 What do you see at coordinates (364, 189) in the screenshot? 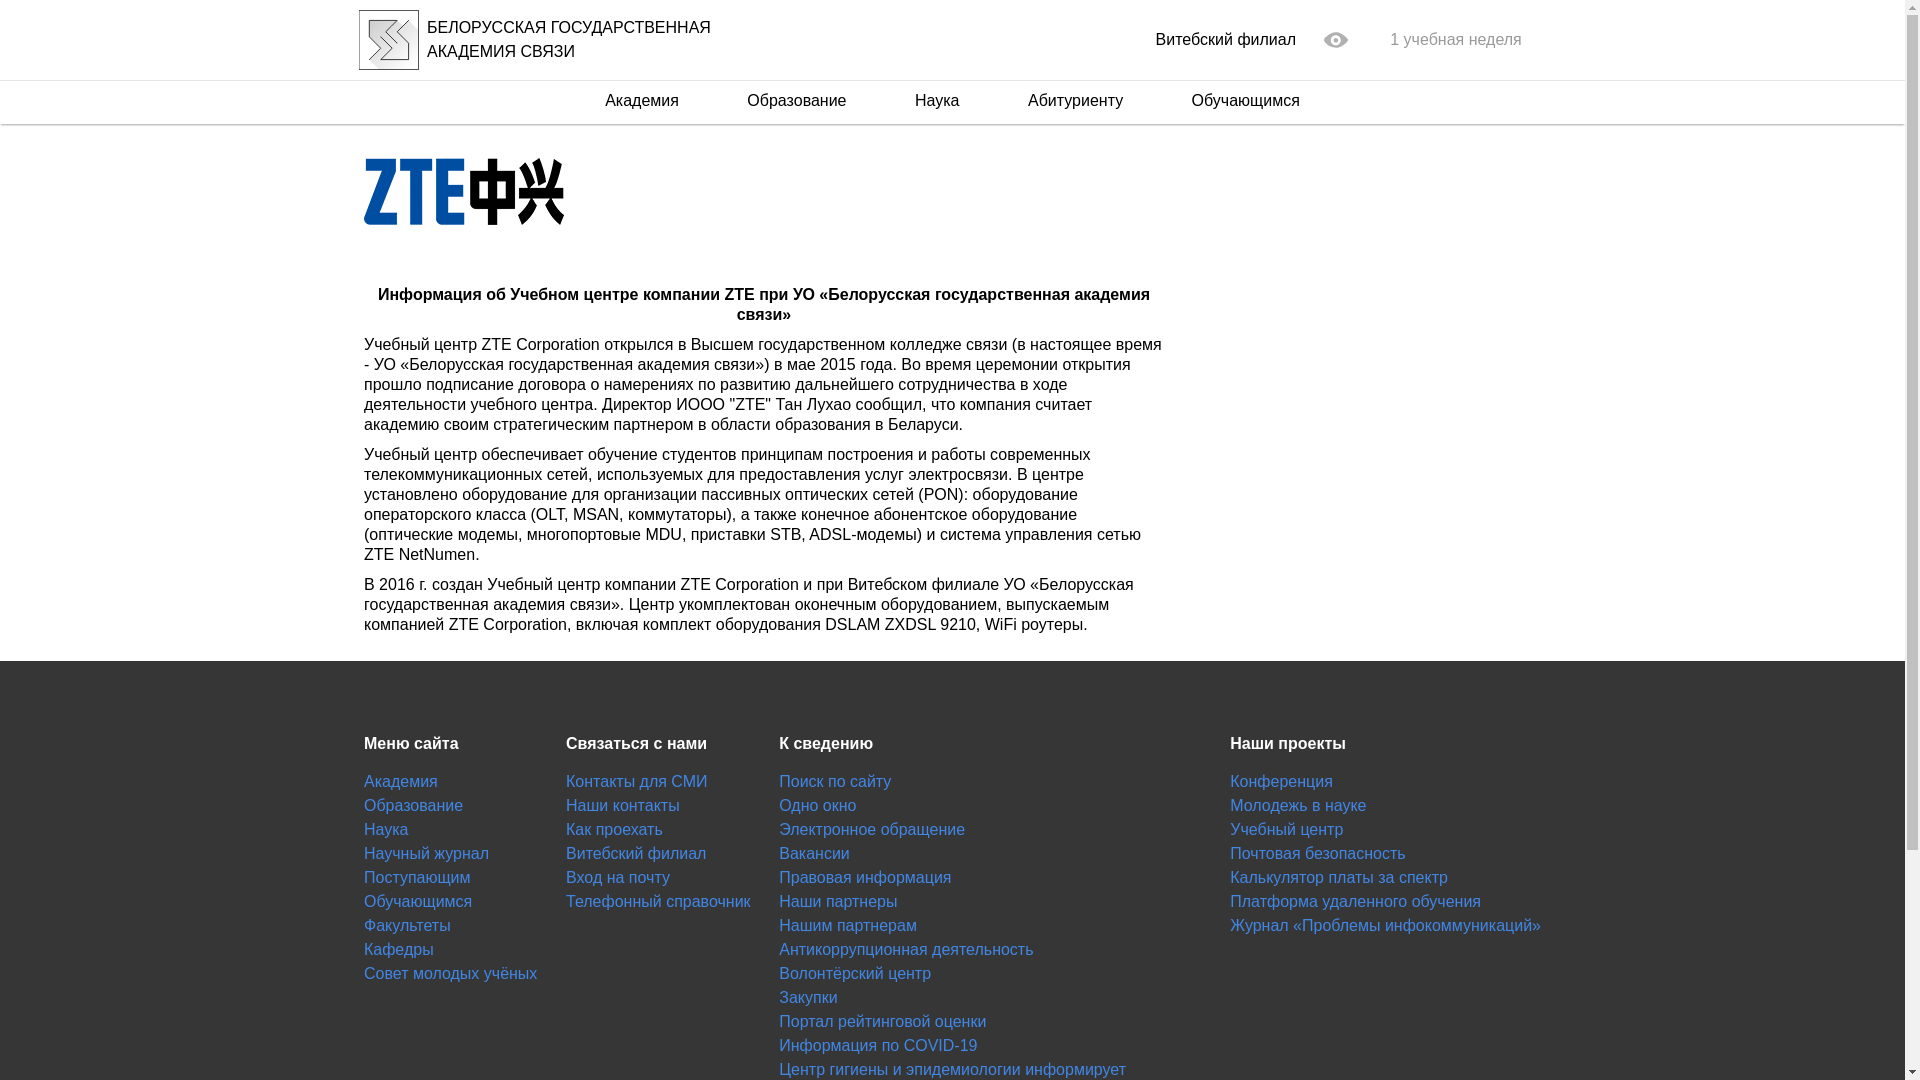
I see `'ZTE'` at bounding box center [364, 189].